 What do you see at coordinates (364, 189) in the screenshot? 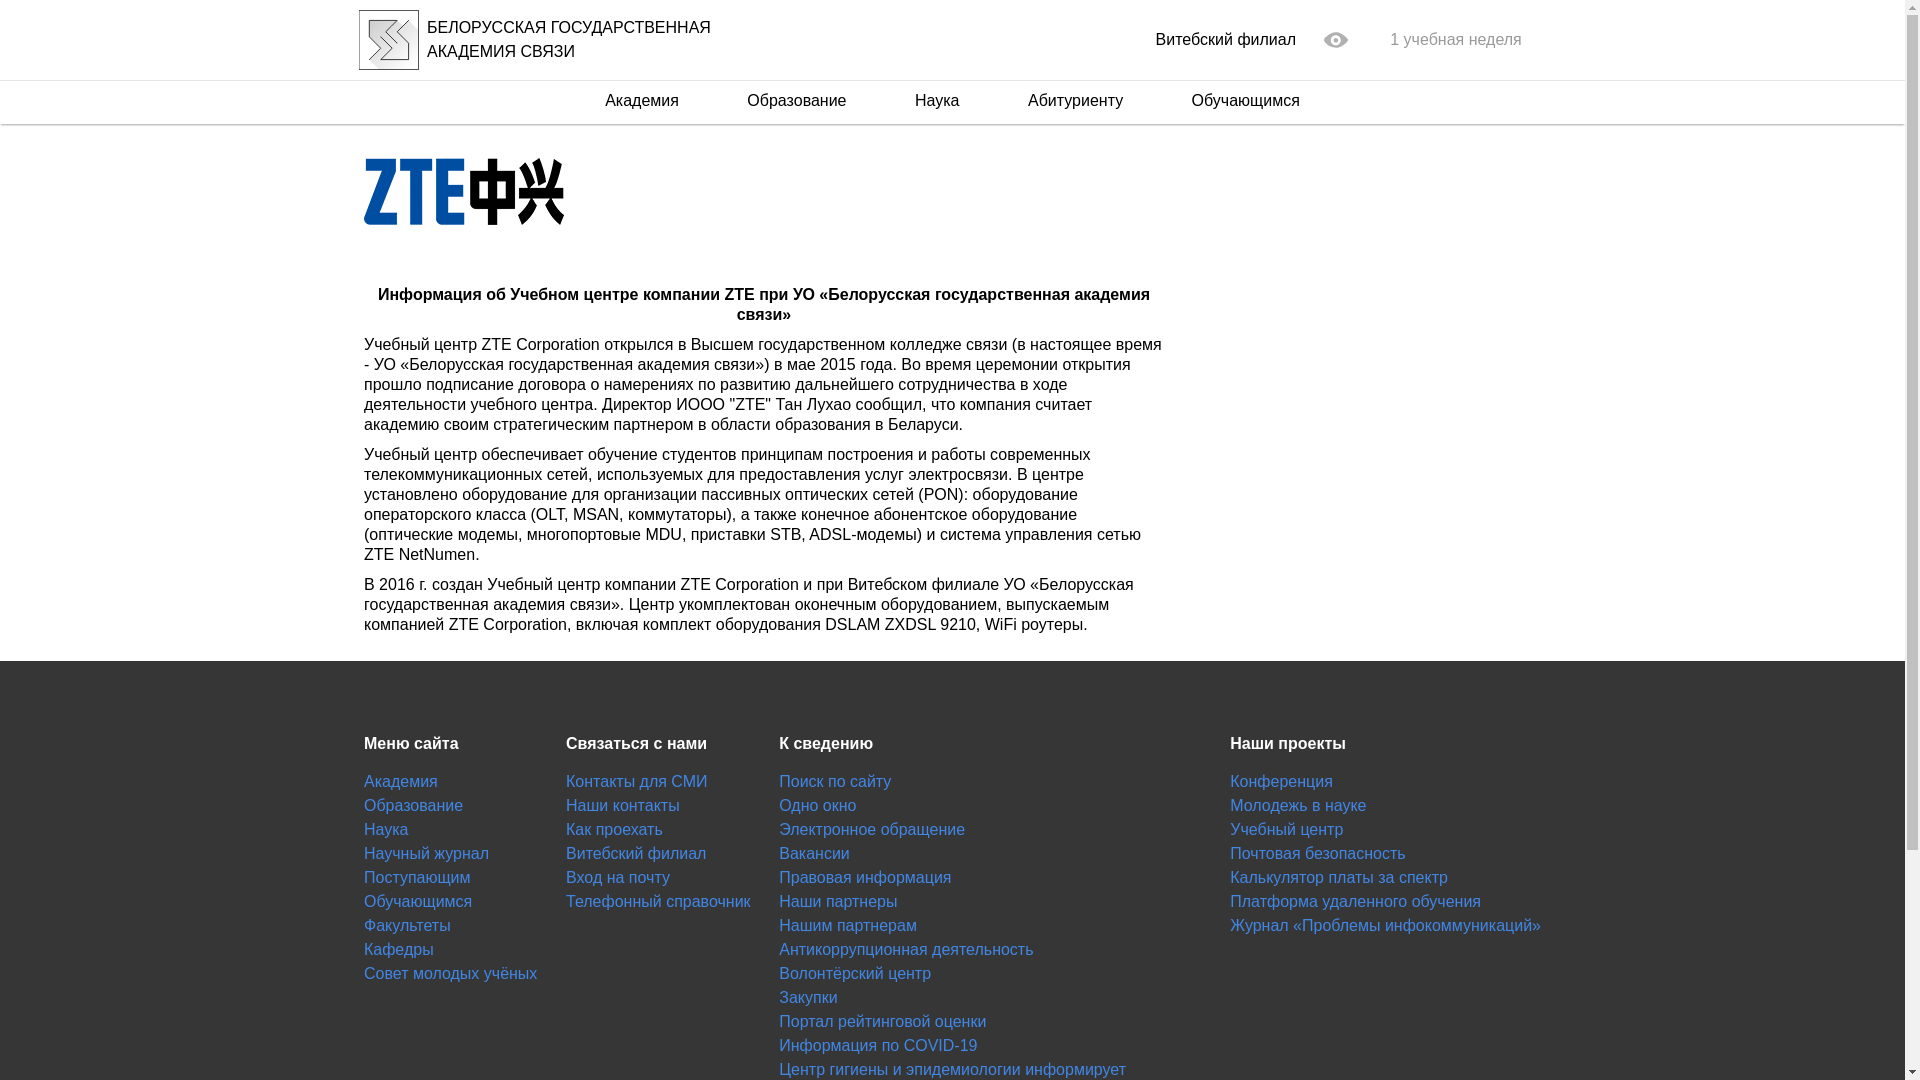
I see `'ZTE'` at bounding box center [364, 189].